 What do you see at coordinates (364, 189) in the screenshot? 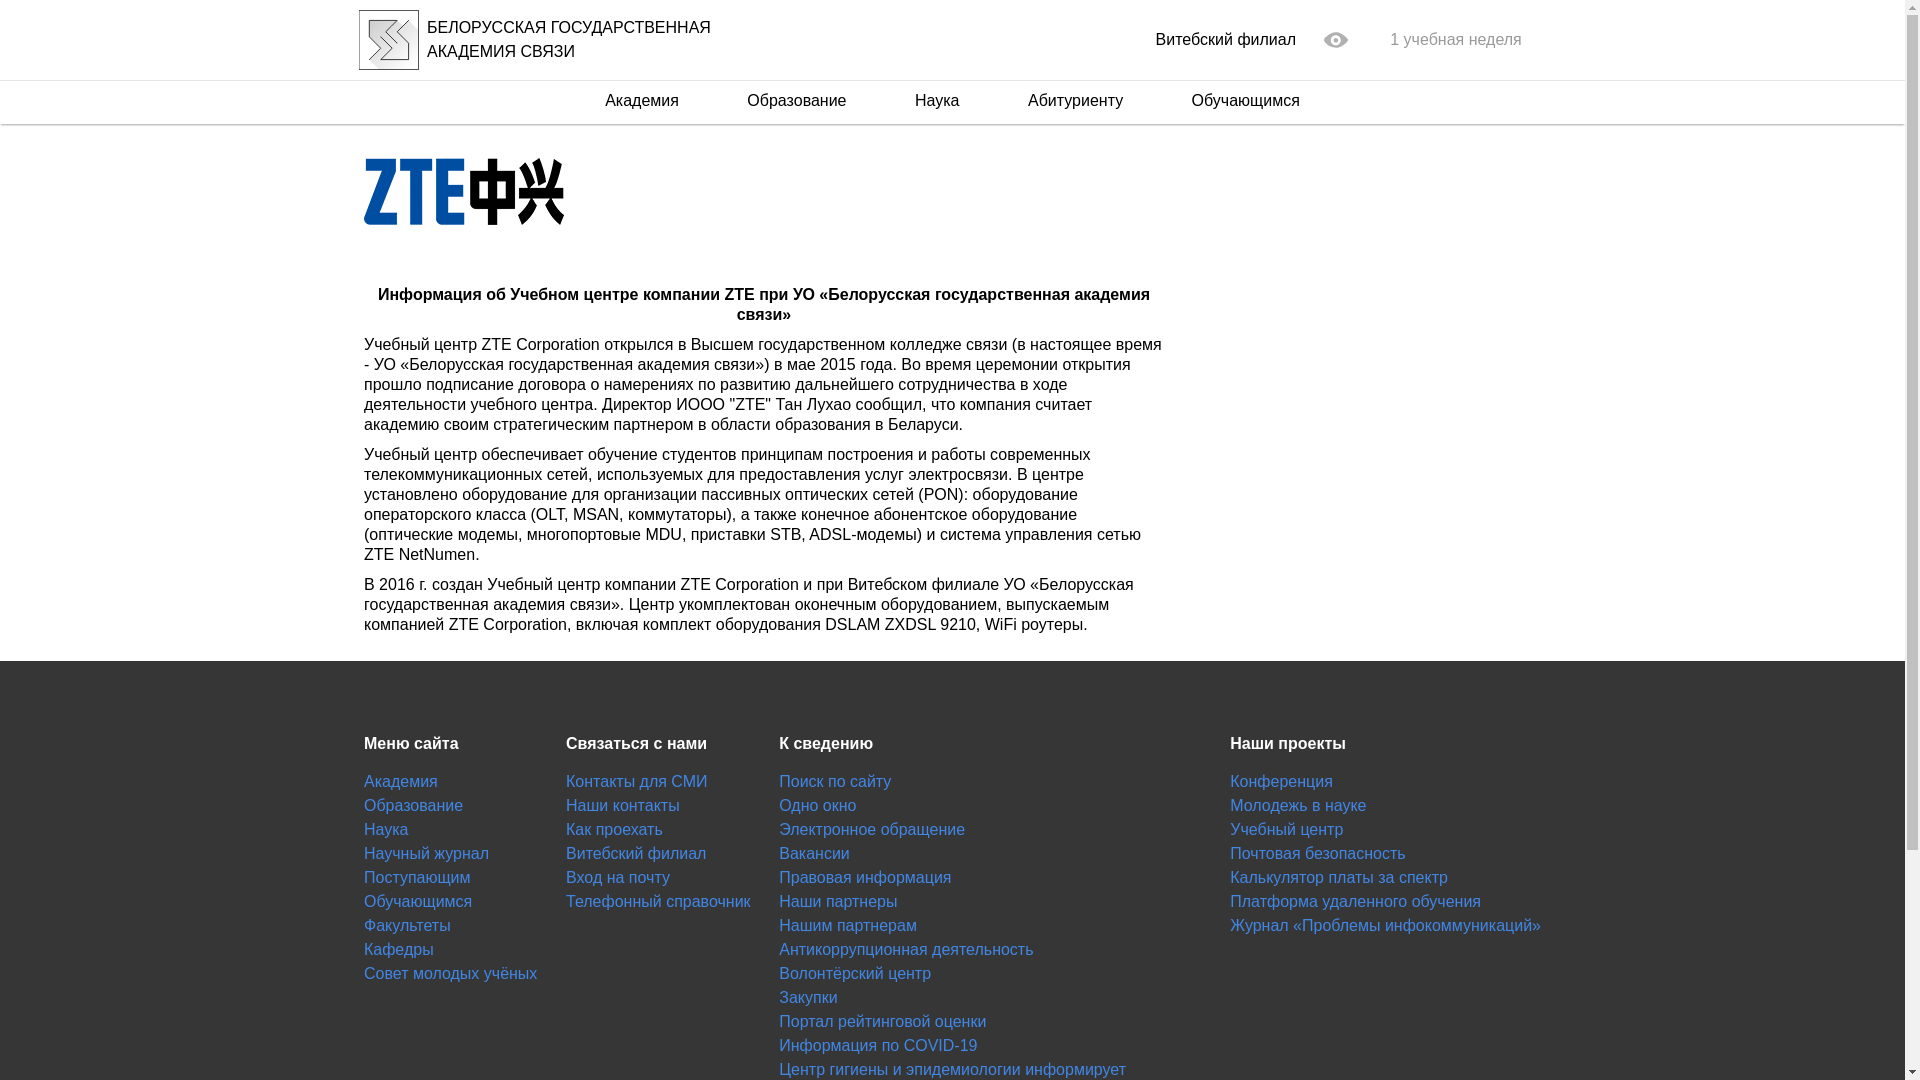
I see `'ZTE'` at bounding box center [364, 189].